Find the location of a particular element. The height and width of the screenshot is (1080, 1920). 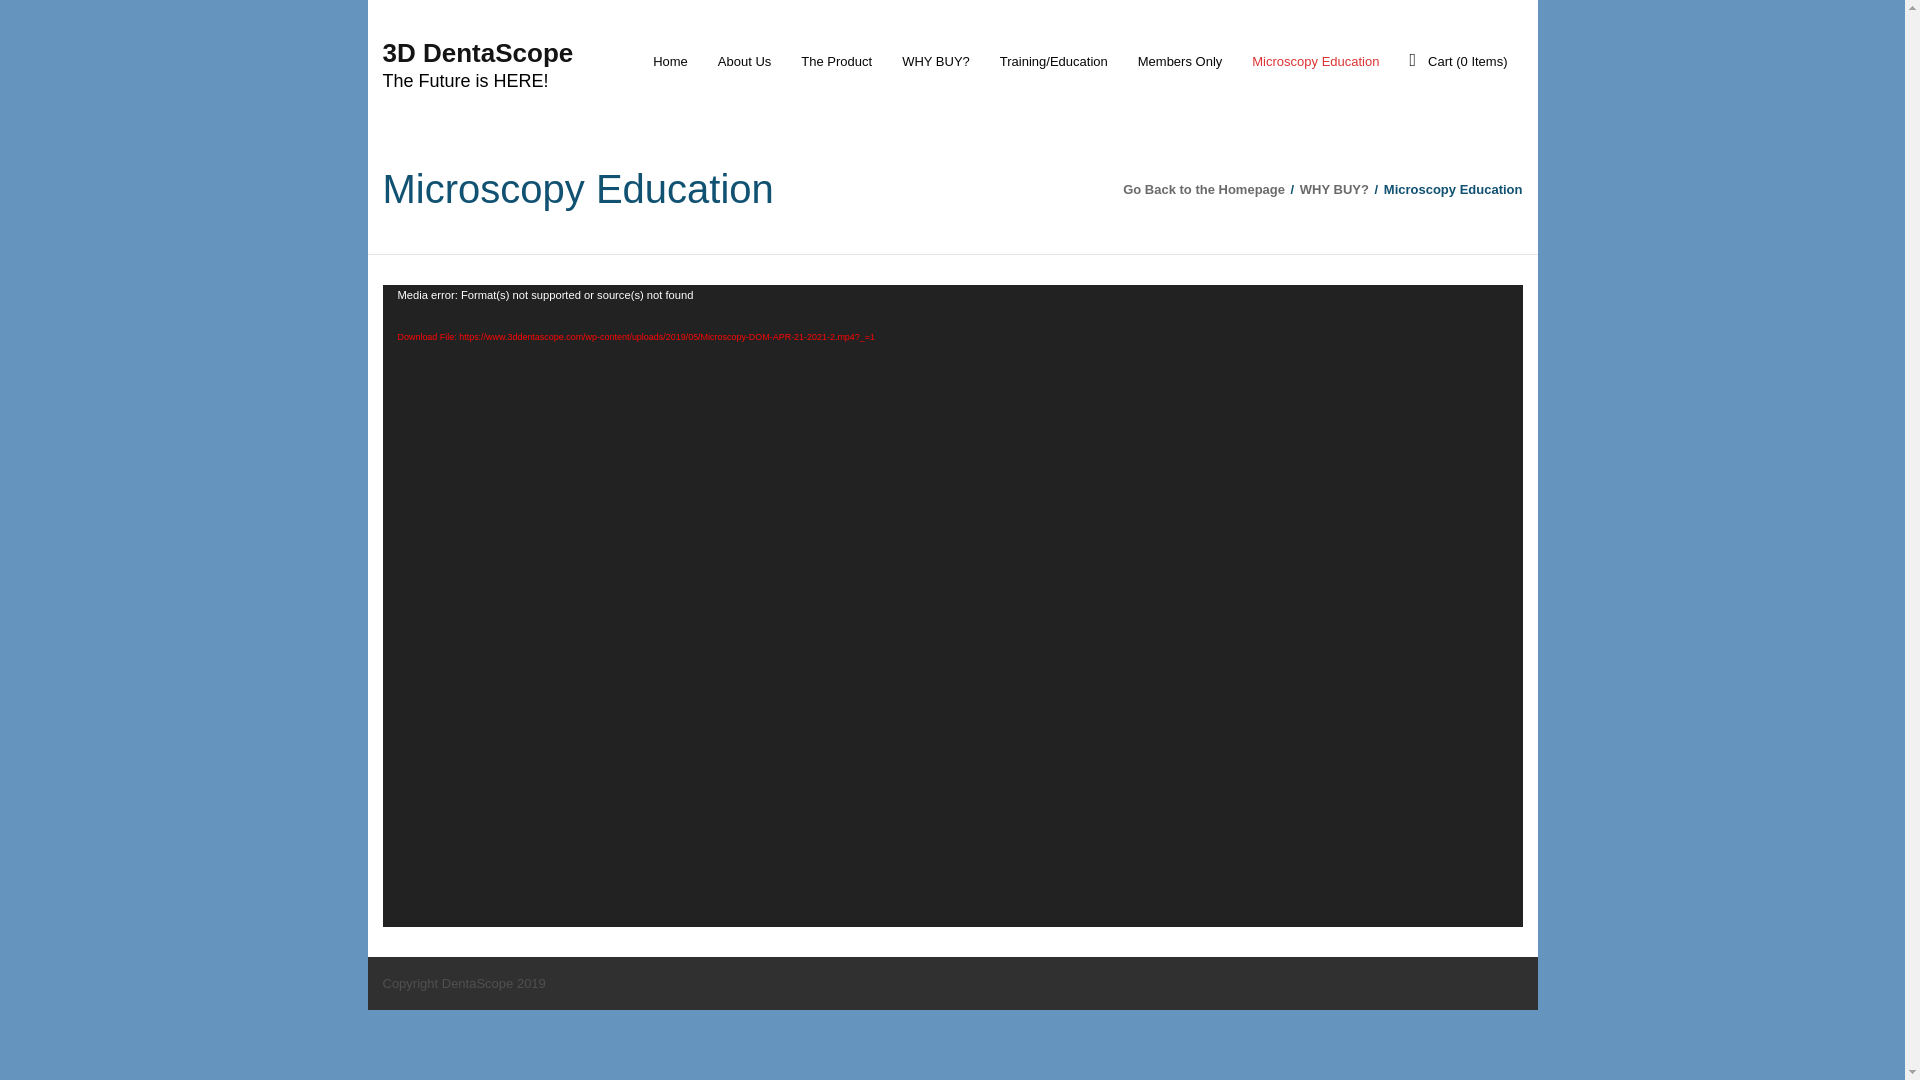

'About Us' is located at coordinates (743, 60).